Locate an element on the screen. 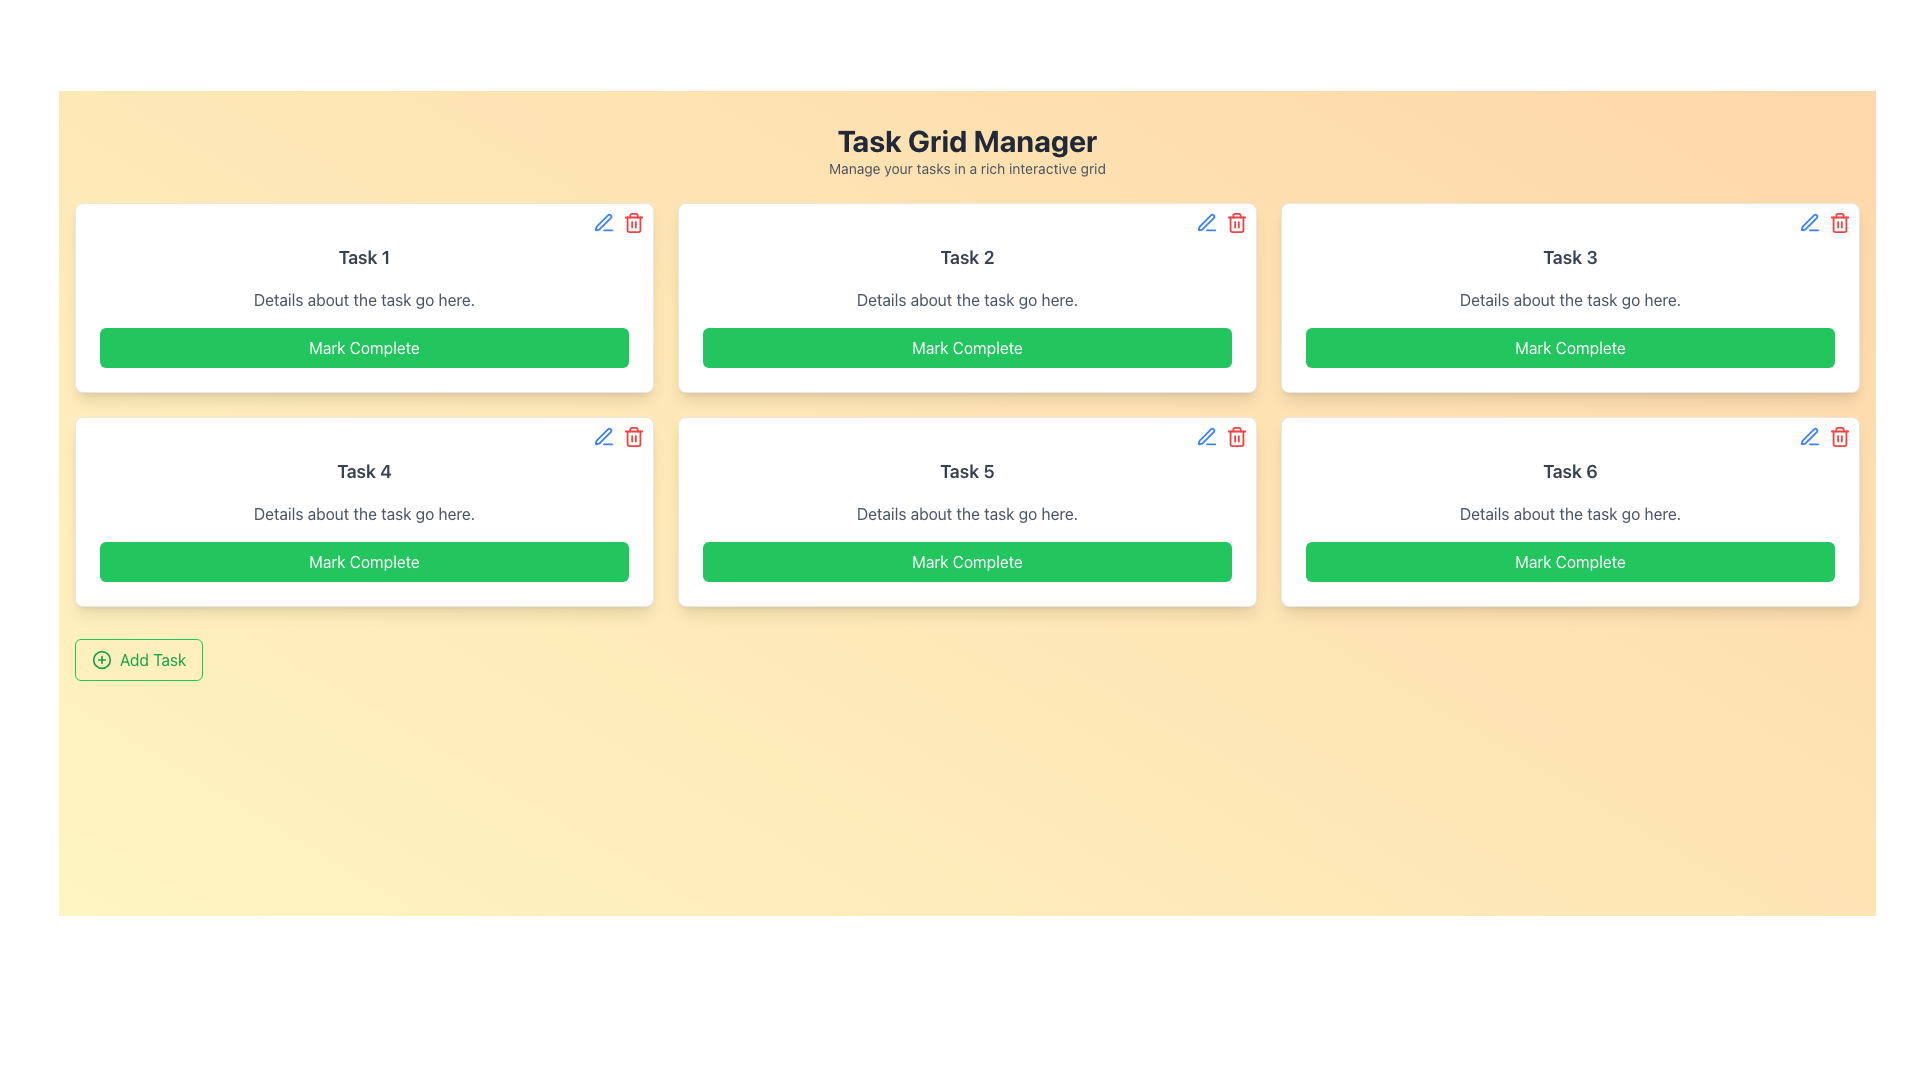  the 'Delete' icon (trash can) is located at coordinates (618, 435).